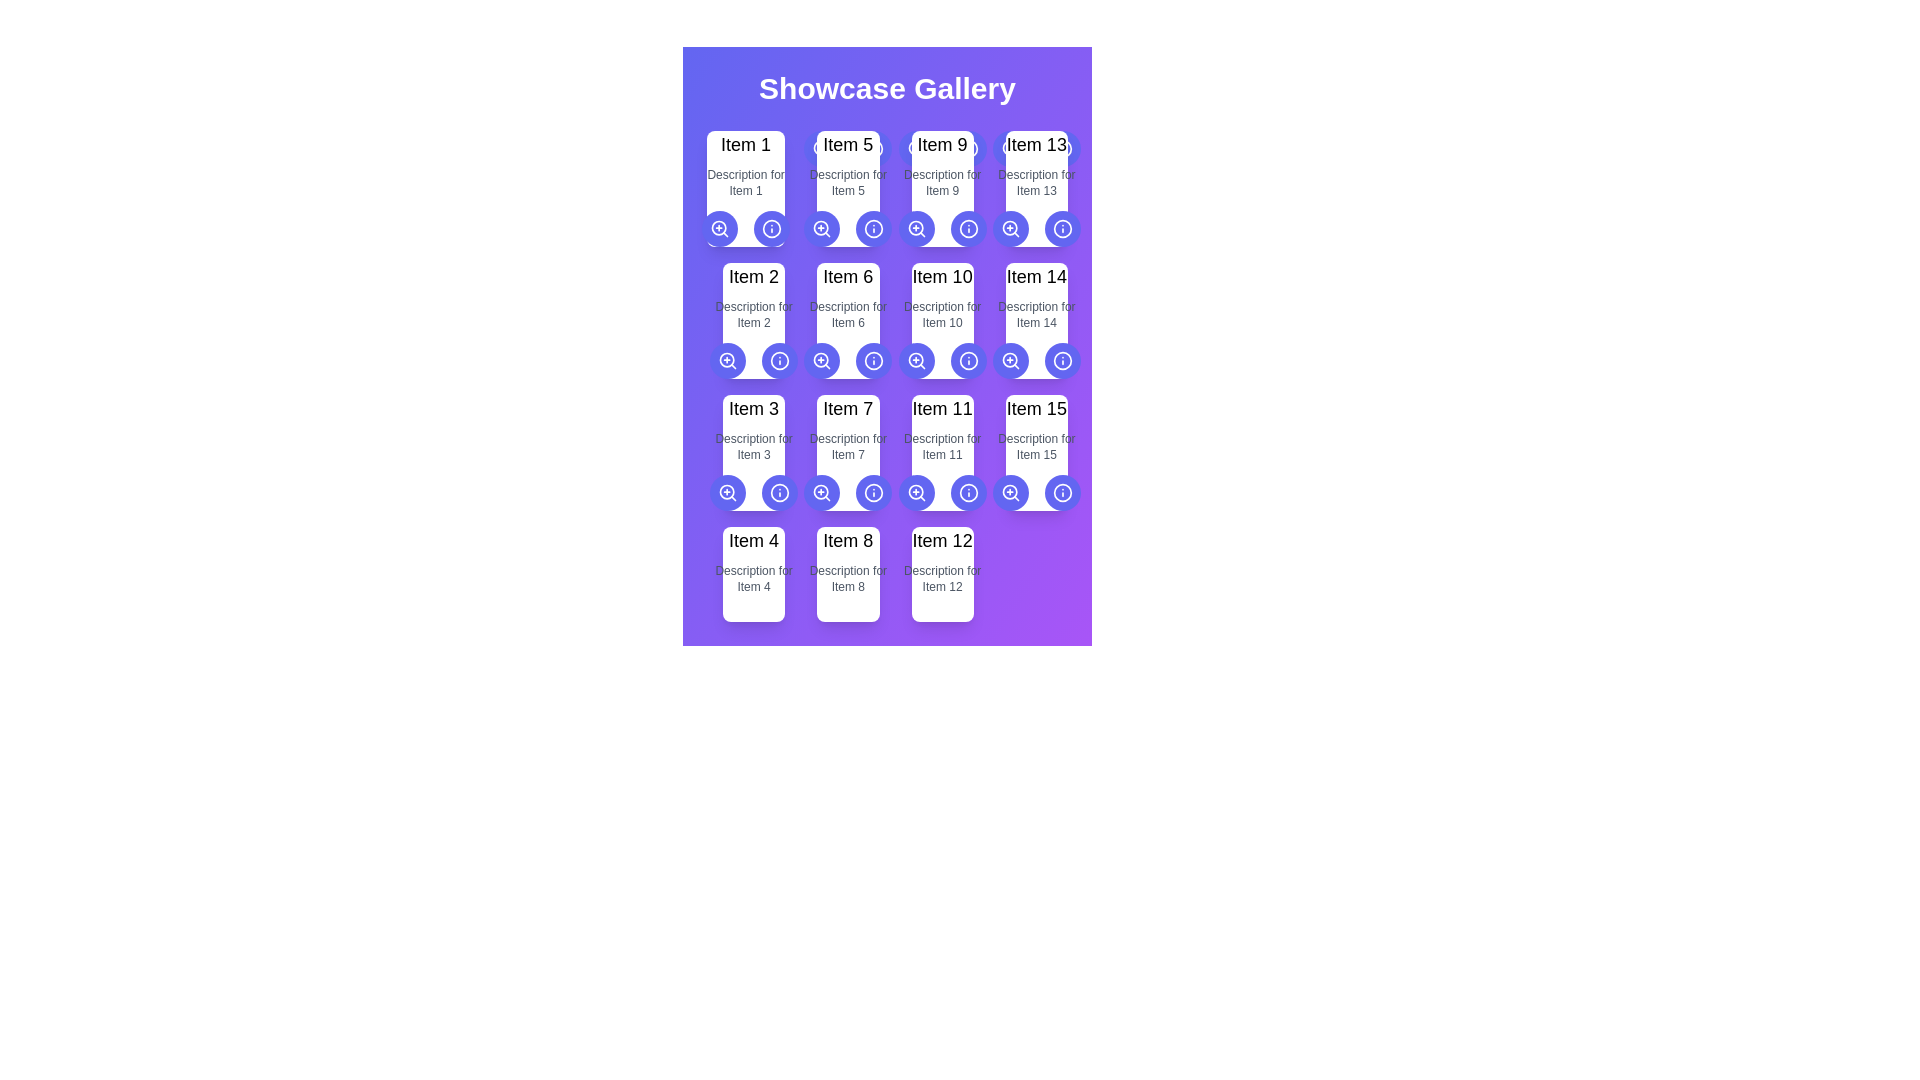  What do you see at coordinates (1061, 148) in the screenshot?
I see `the informational icon inside the circular button located at the top-right corner of the 'Item 13' card` at bounding box center [1061, 148].